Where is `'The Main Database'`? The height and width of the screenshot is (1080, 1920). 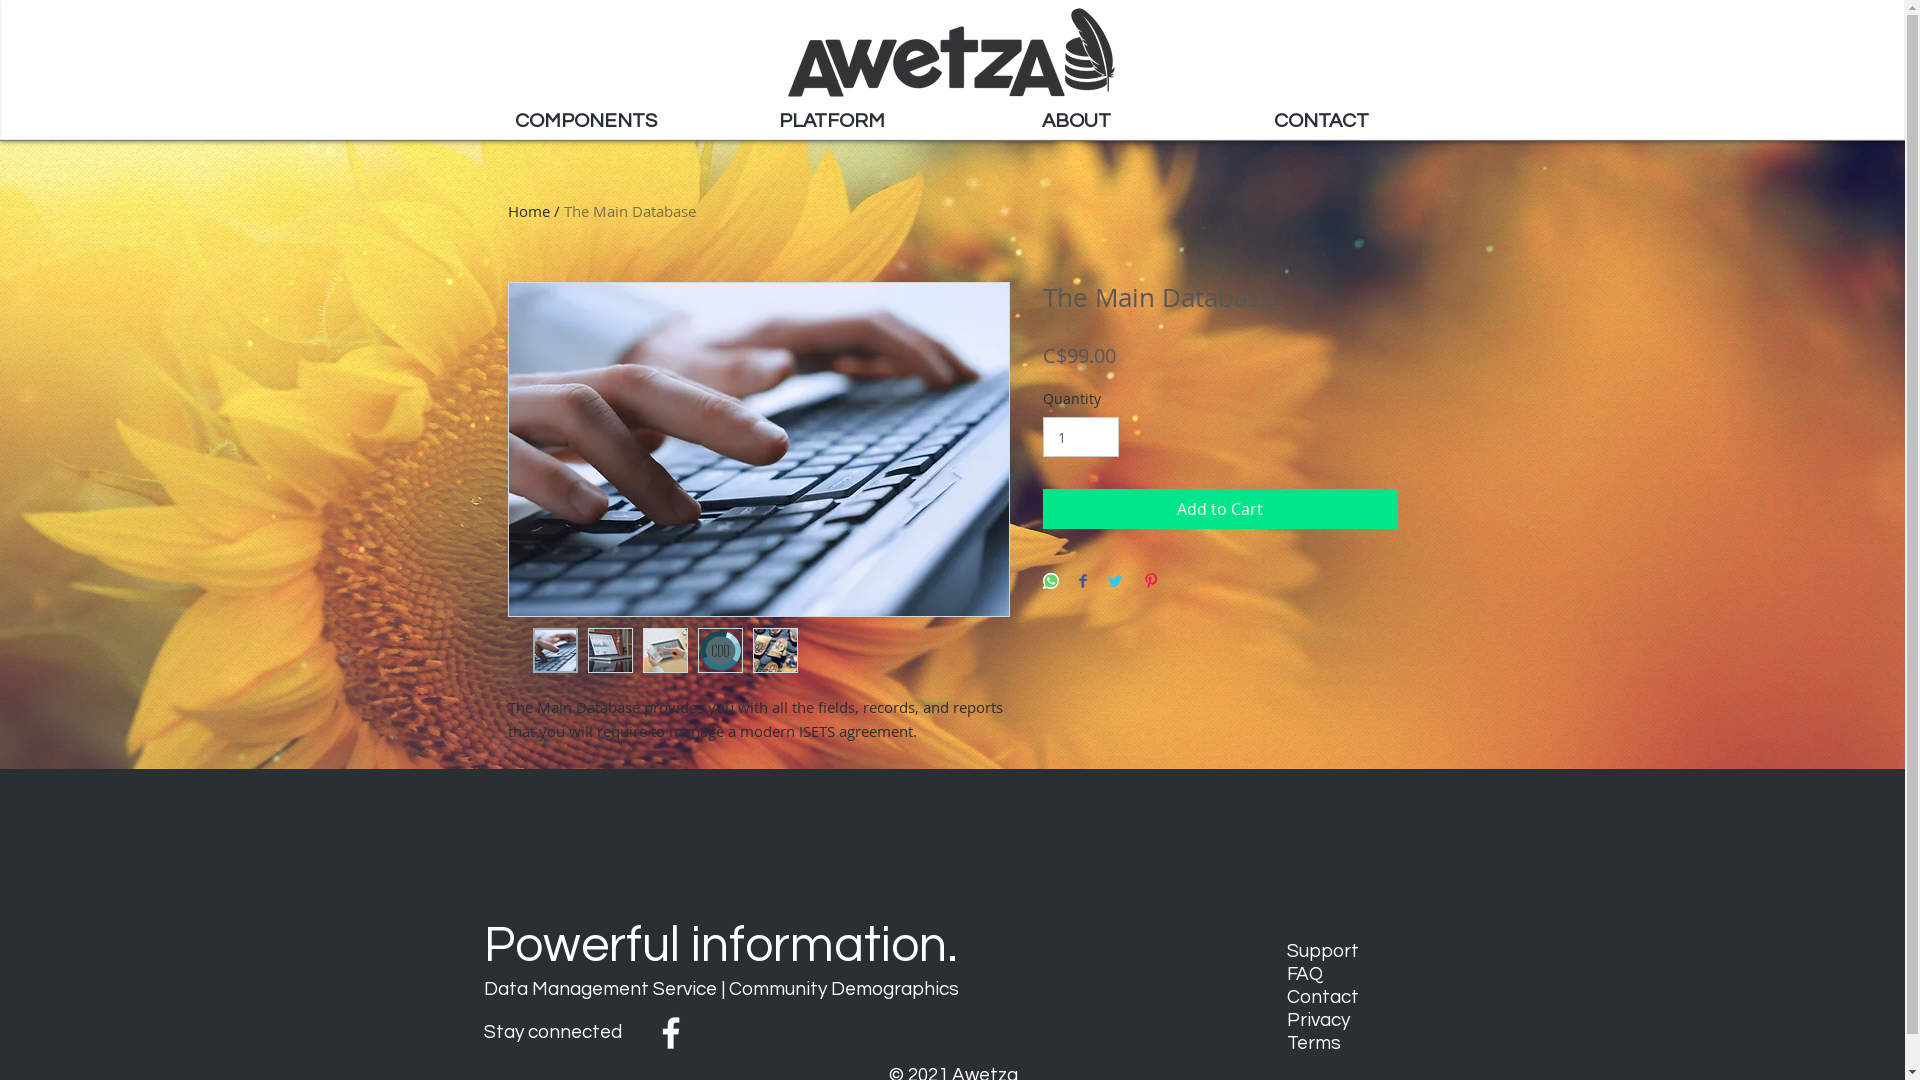
'The Main Database' is located at coordinates (628, 211).